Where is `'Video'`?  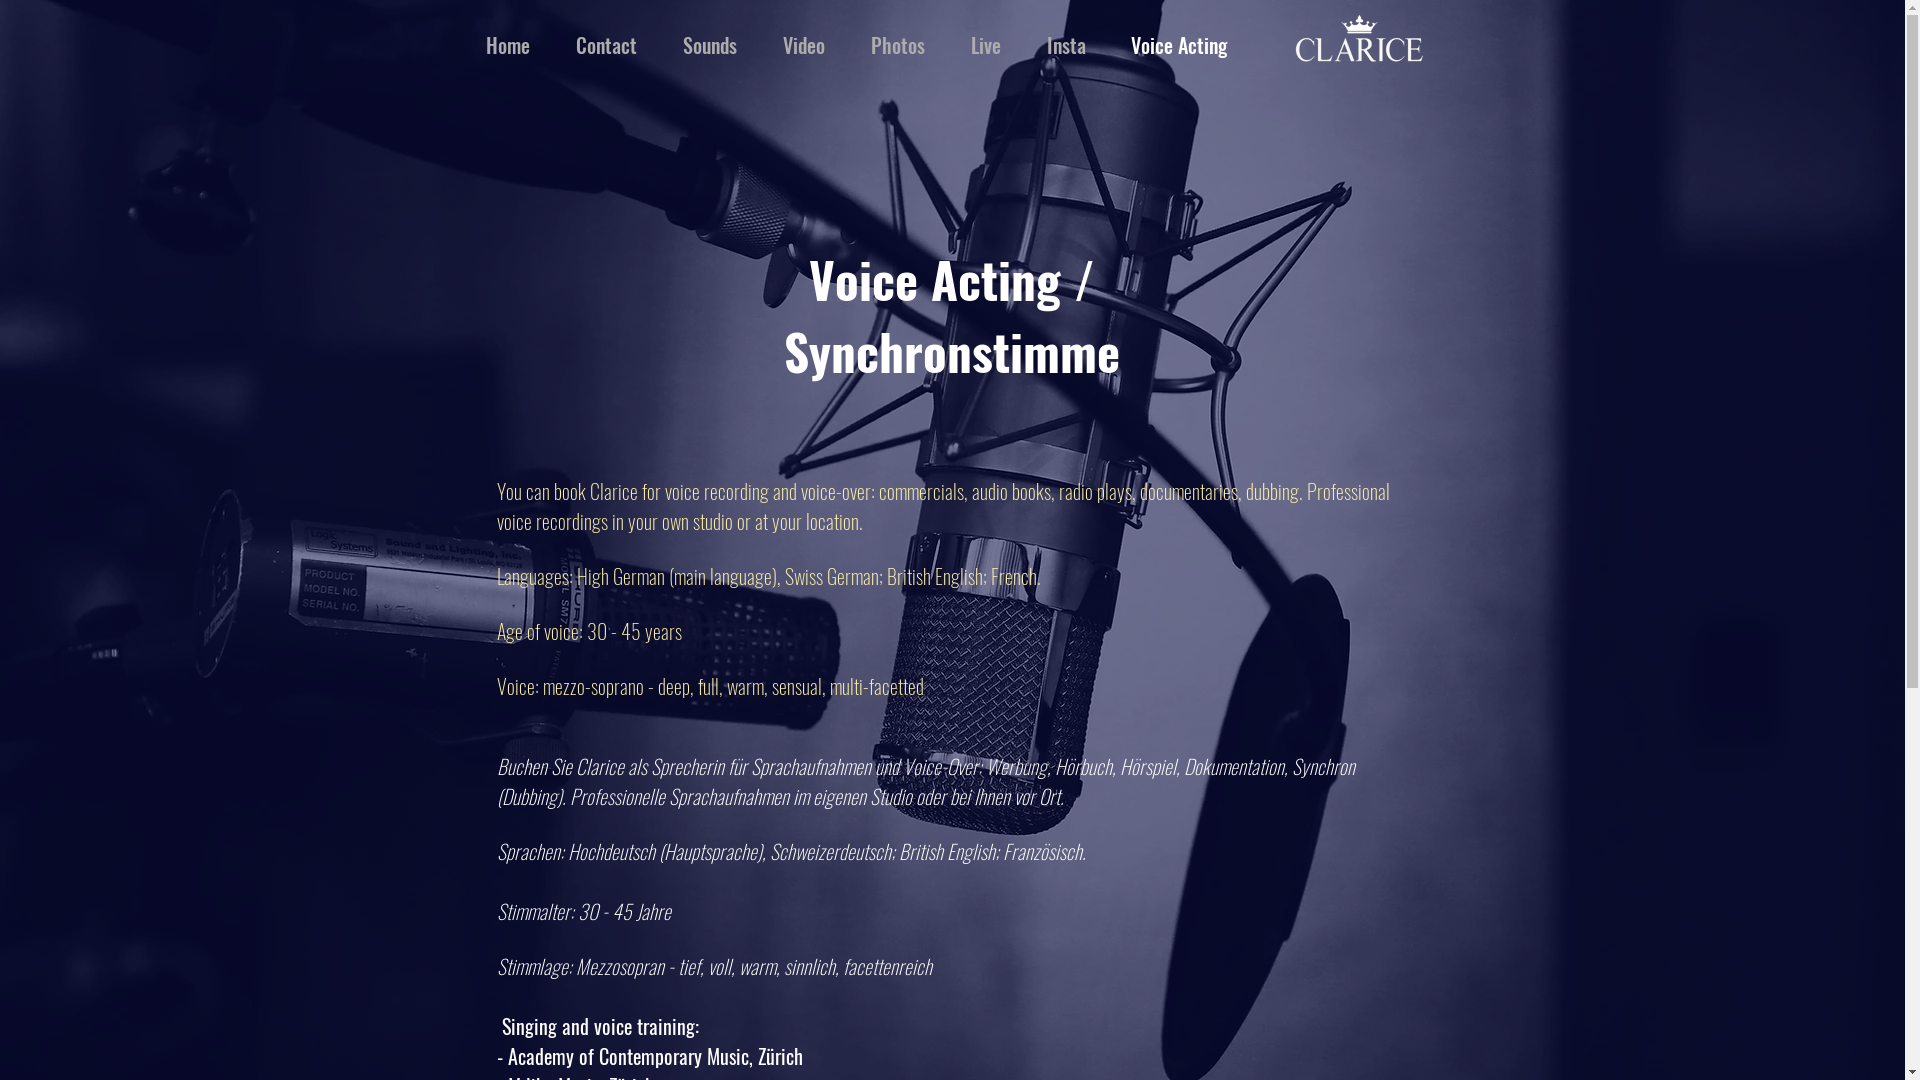 'Video' is located at coordinates (758, 45).